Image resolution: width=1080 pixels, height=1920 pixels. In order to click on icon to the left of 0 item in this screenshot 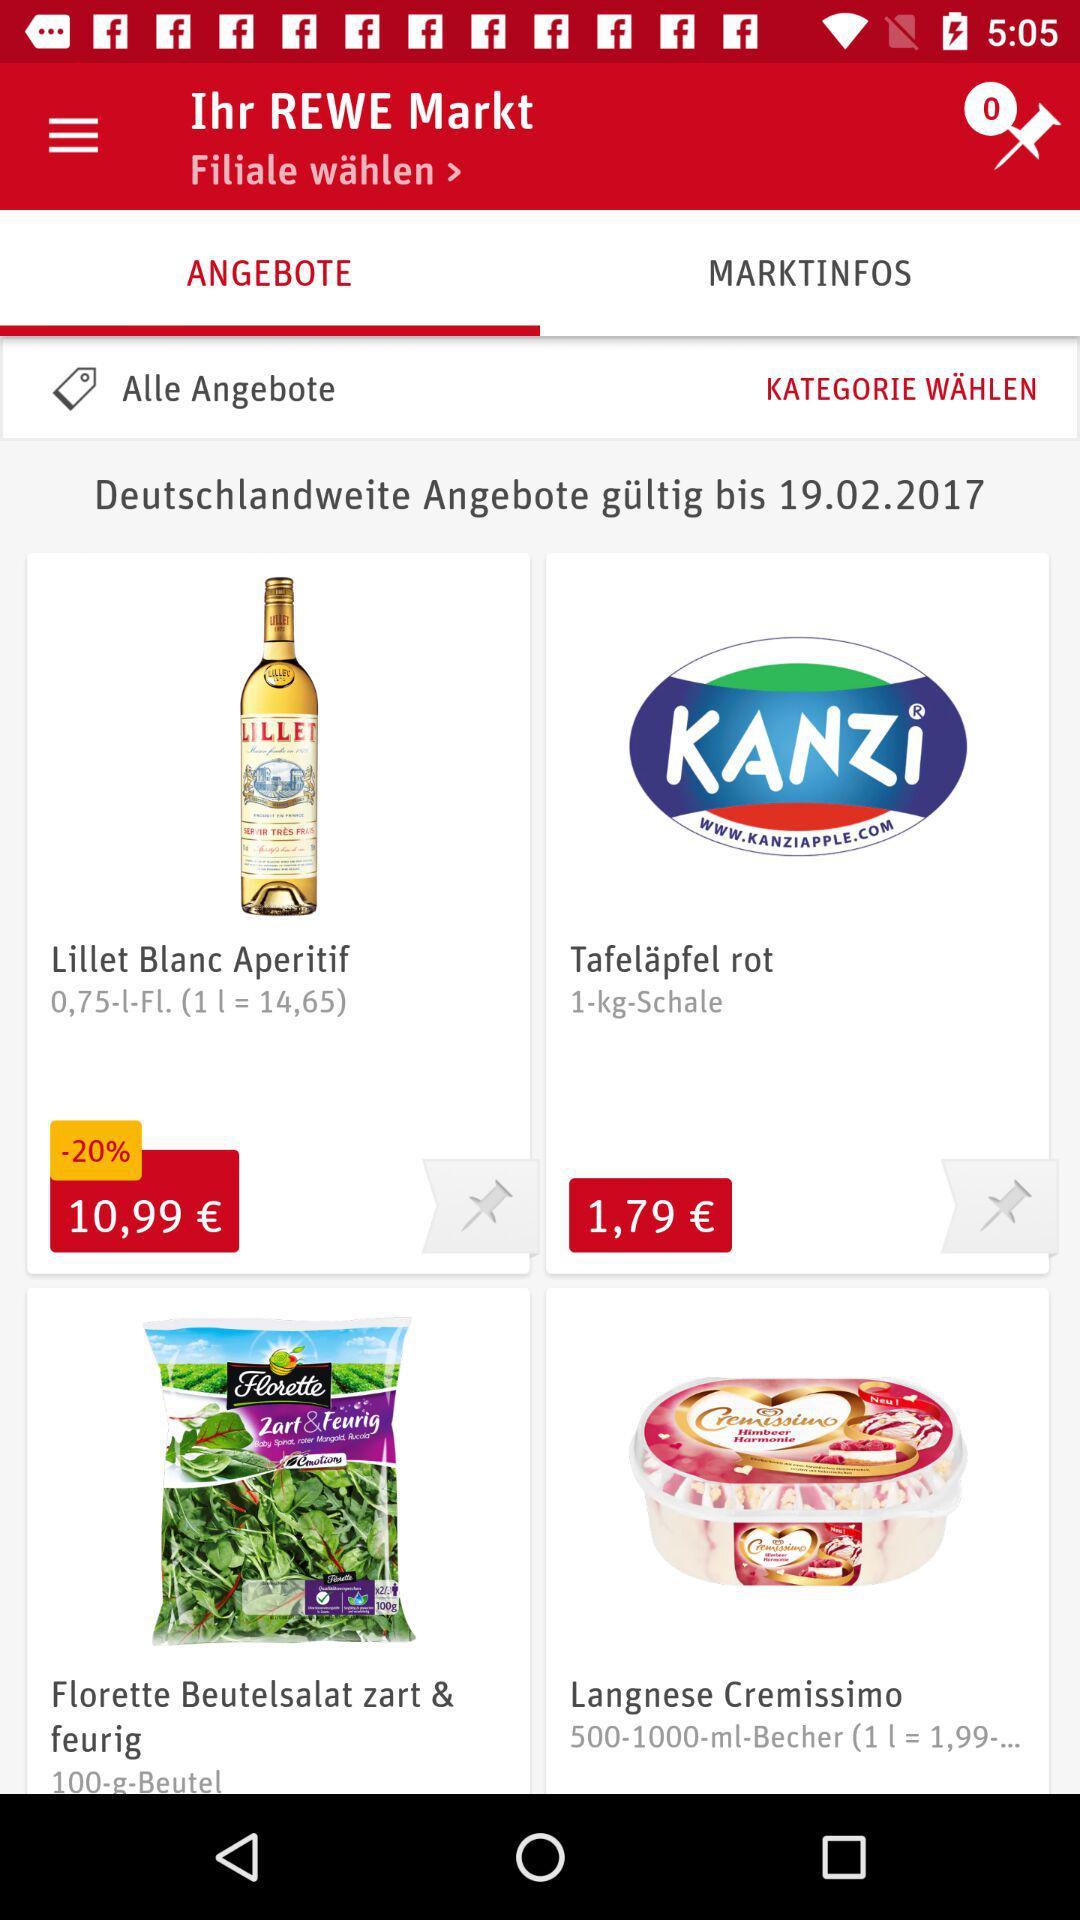, I will do `click(361, 109)`.